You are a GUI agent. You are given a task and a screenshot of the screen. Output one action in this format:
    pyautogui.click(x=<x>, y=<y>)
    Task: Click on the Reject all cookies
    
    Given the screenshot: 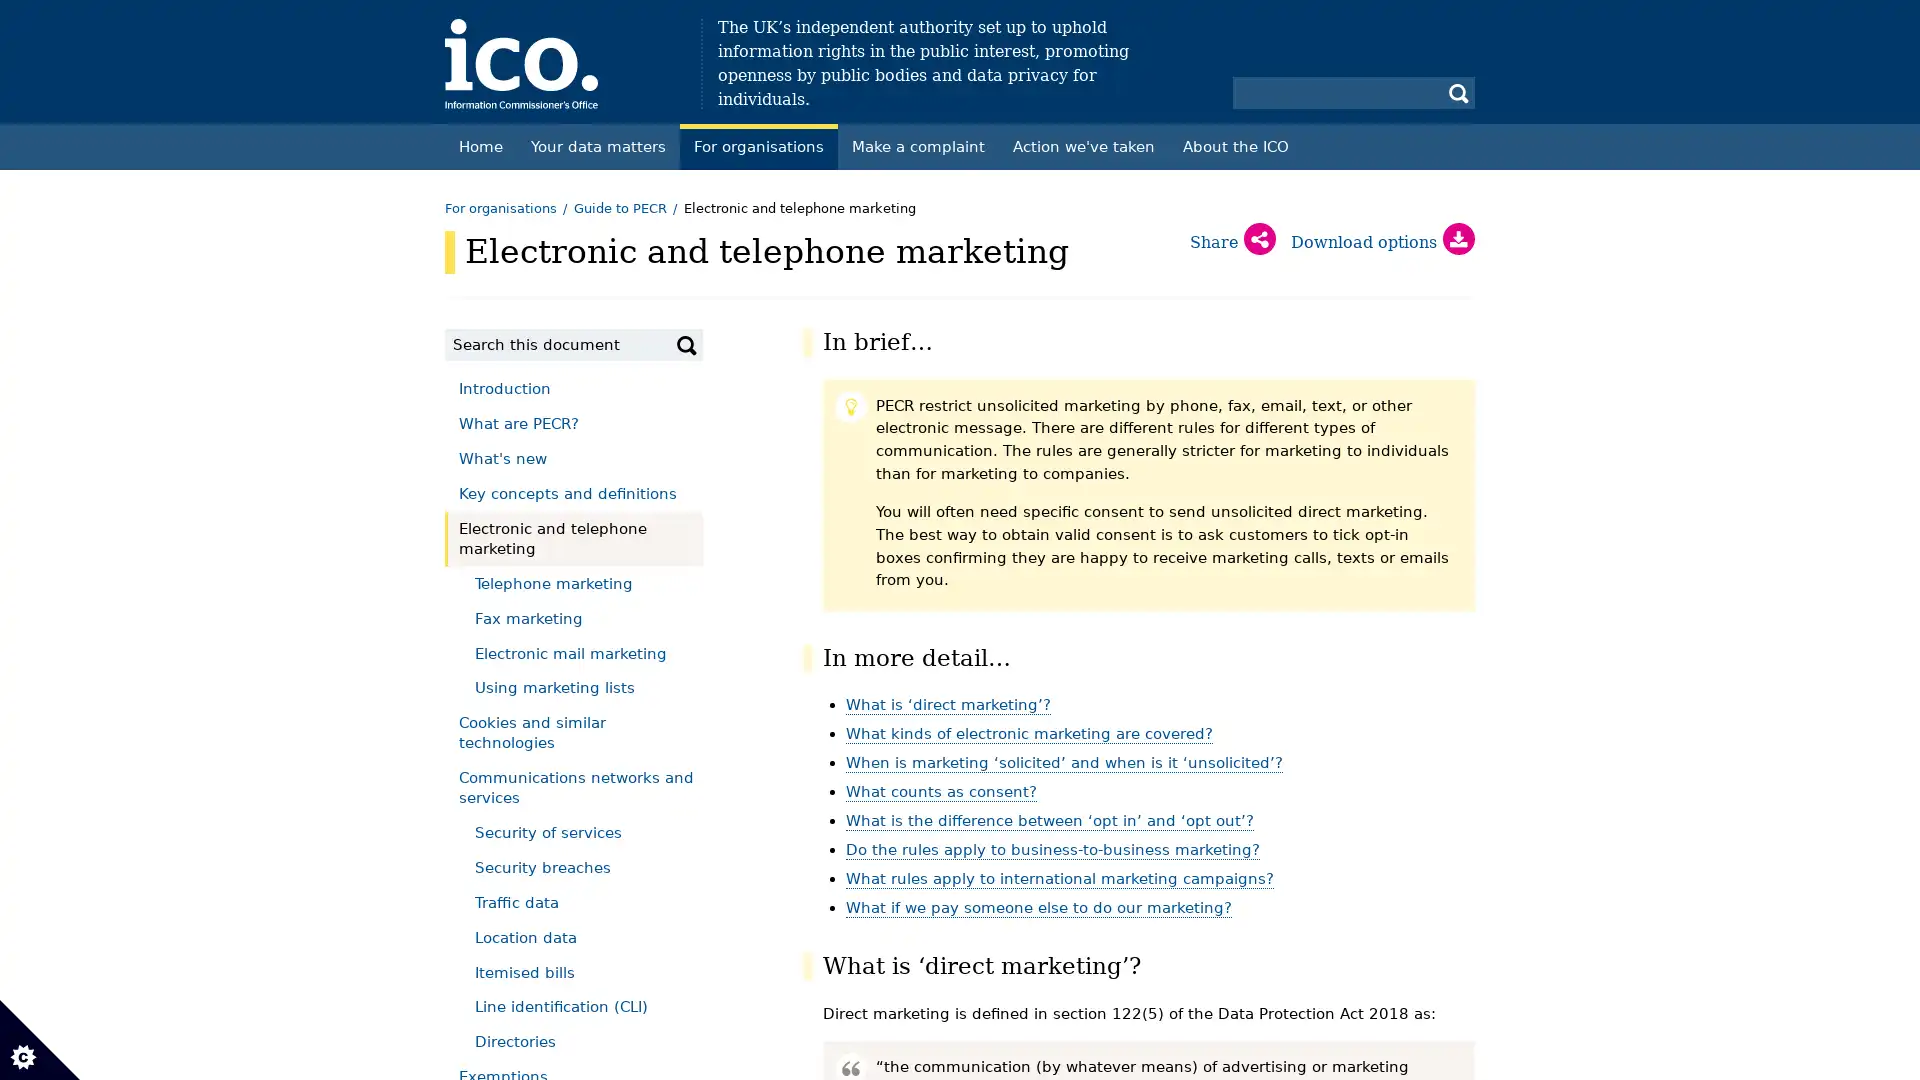 What is the action you would take?
    pyautogui.click(x=356, y=260)
    